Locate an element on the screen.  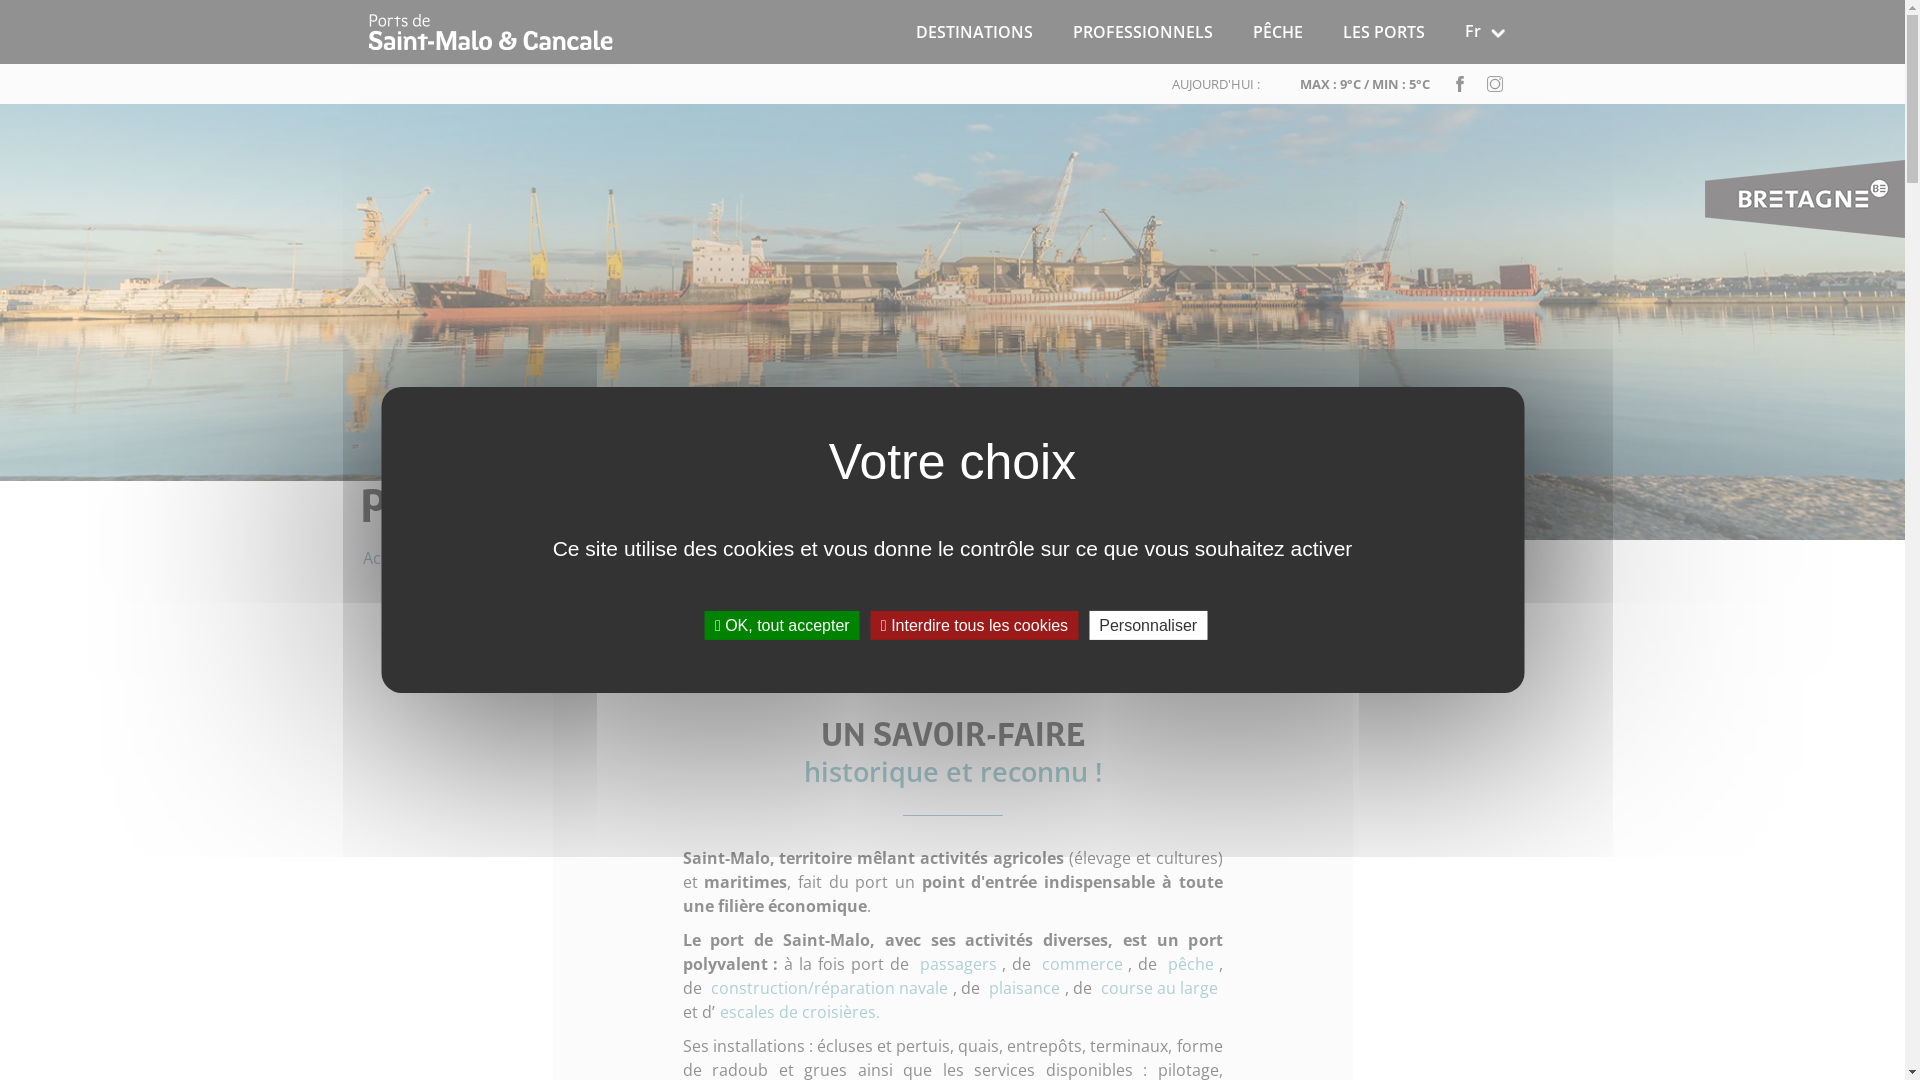
'course au large' is located at coordinates (1094, 986).